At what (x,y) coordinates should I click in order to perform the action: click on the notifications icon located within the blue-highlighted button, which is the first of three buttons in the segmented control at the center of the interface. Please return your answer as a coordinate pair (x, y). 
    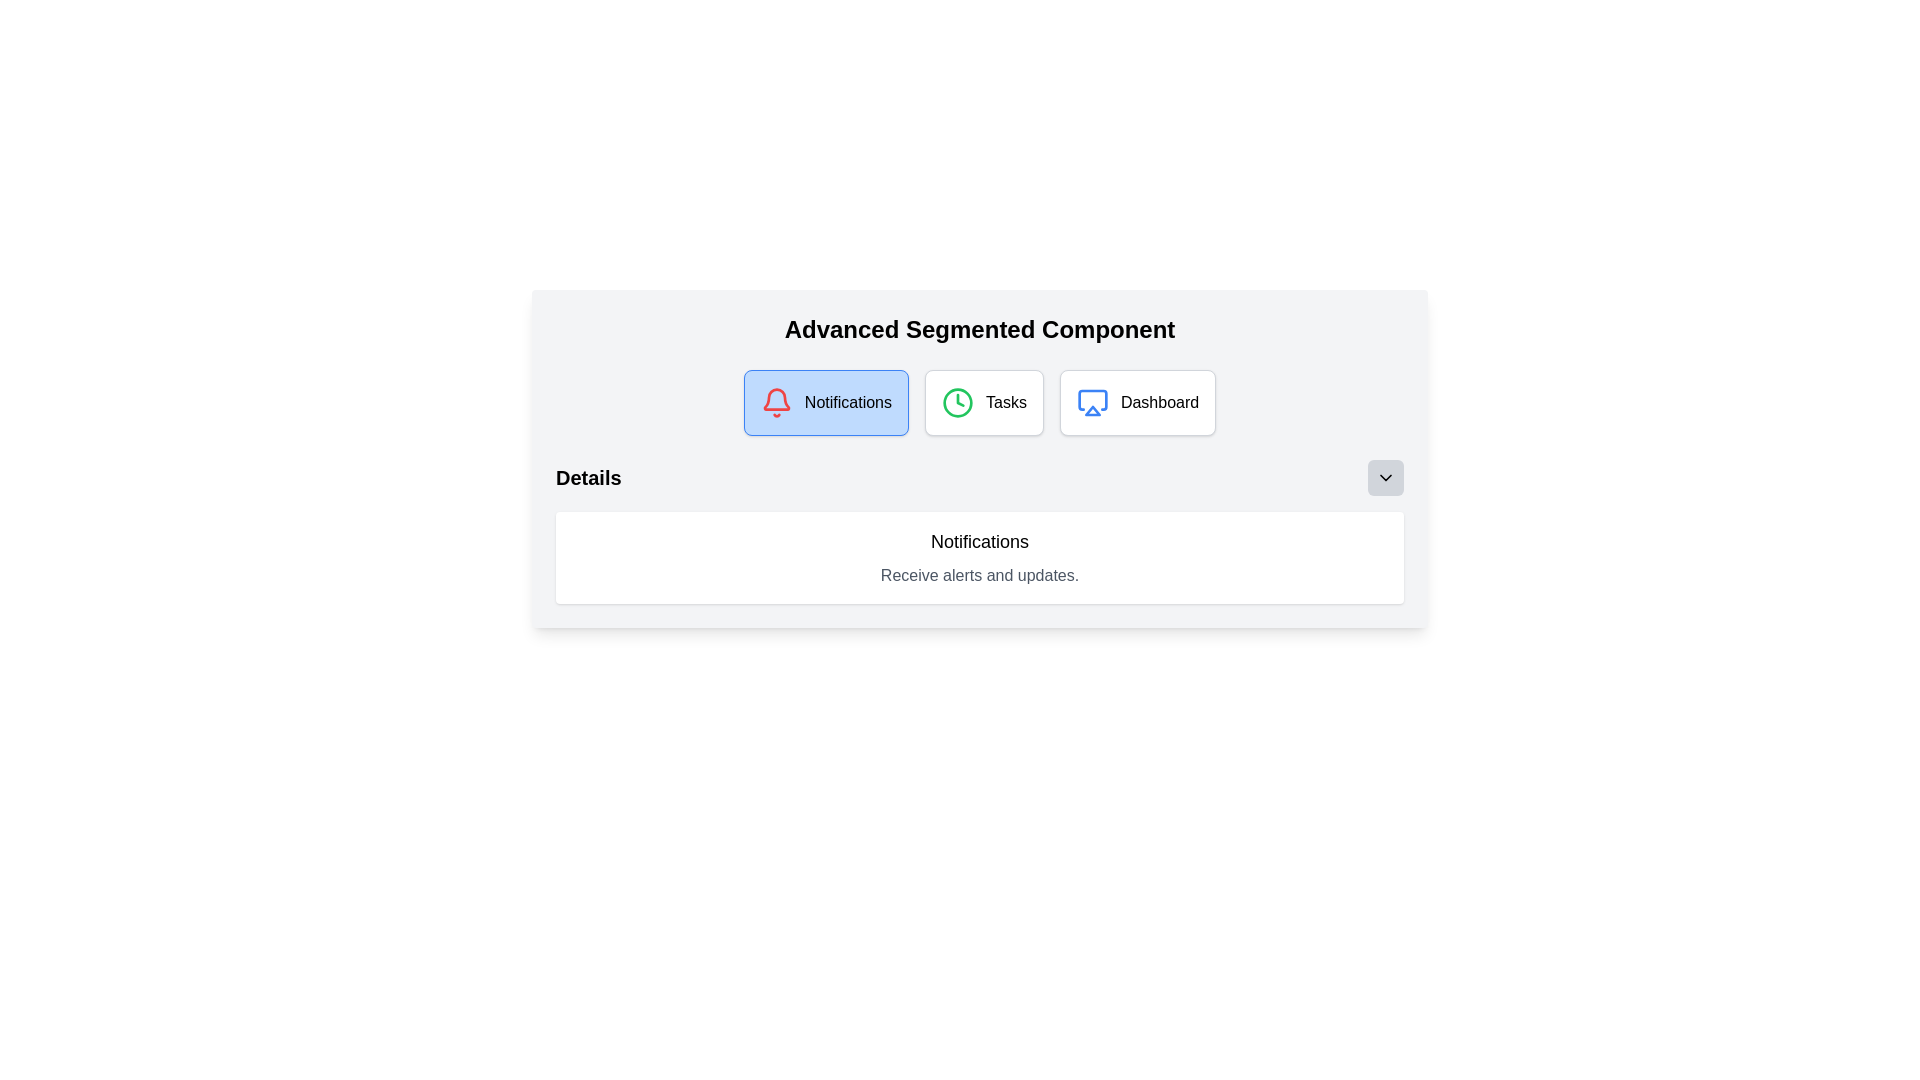
    Looking at the image, I should click on (775, 402).